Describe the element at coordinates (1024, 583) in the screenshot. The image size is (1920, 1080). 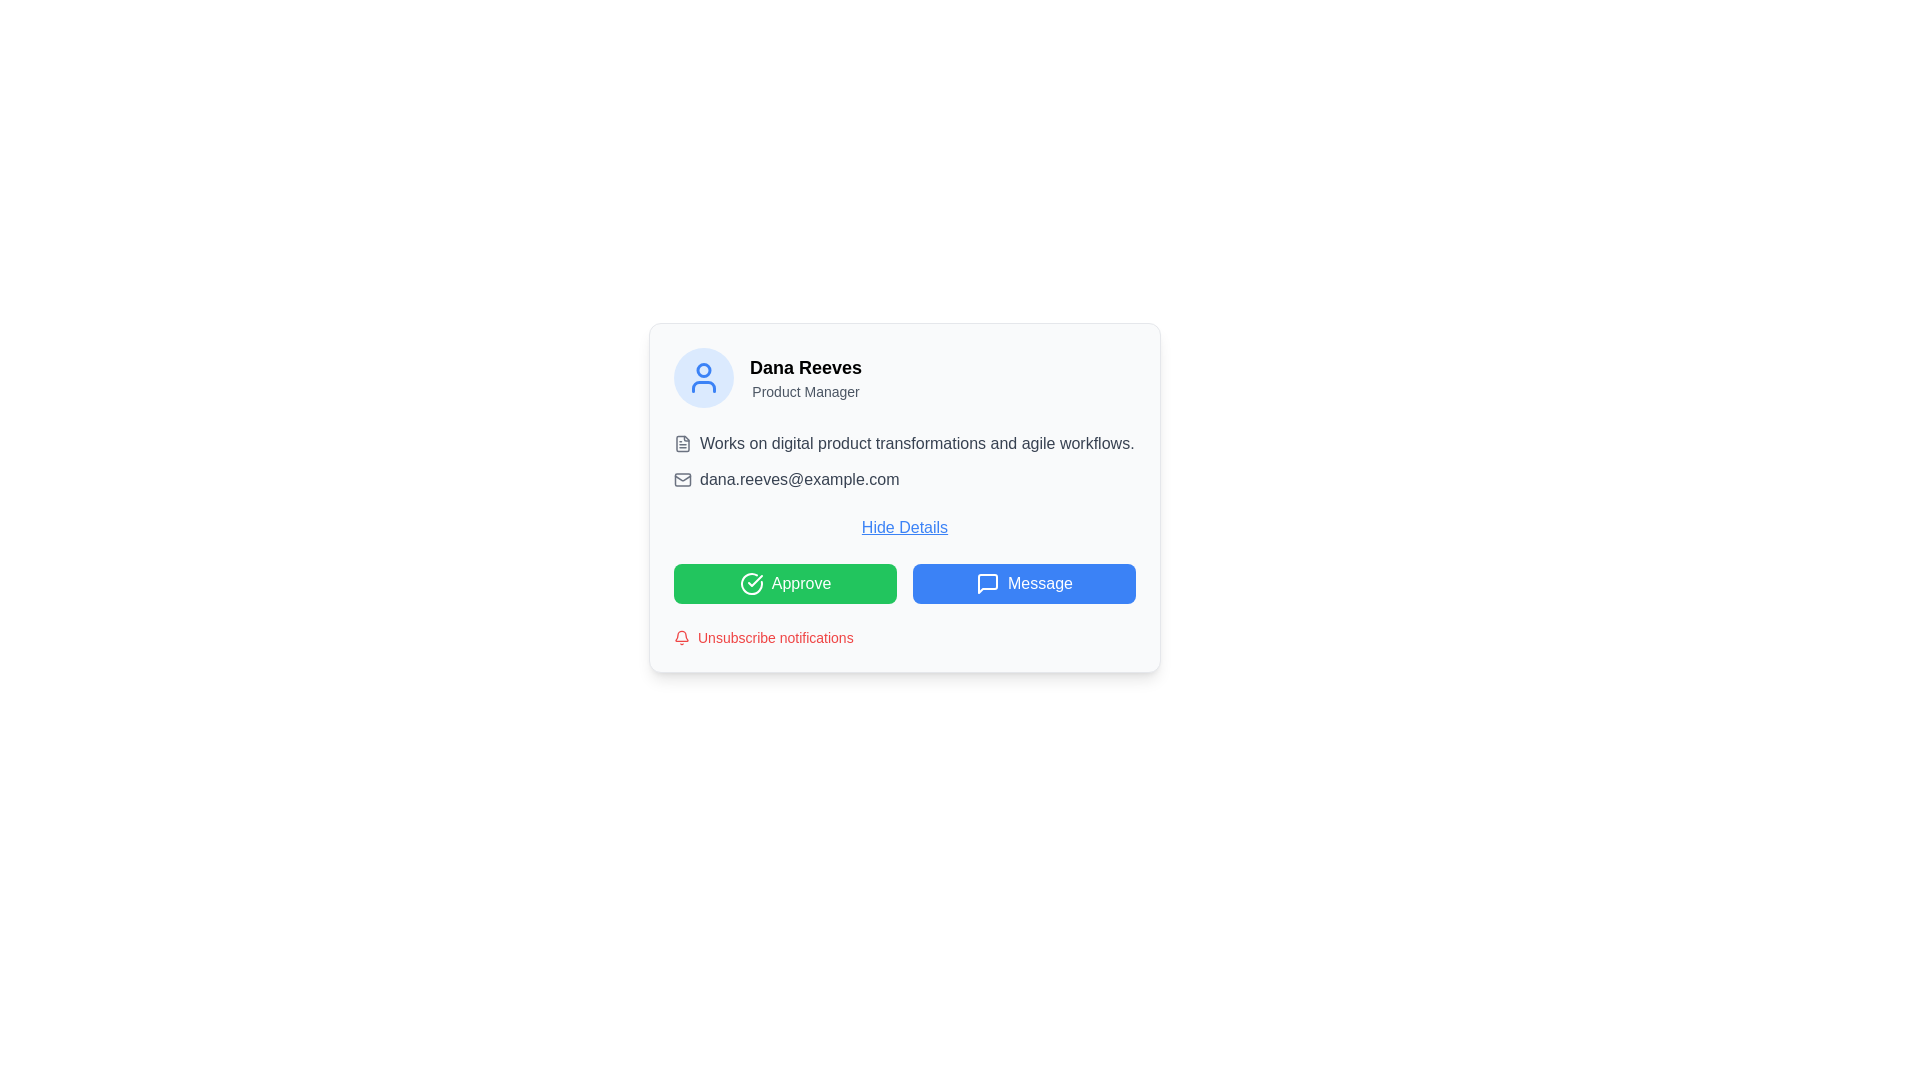
I see `the messaging button located on the right side of the grid layout, which is the second button following the 'Approve' button` at that location.